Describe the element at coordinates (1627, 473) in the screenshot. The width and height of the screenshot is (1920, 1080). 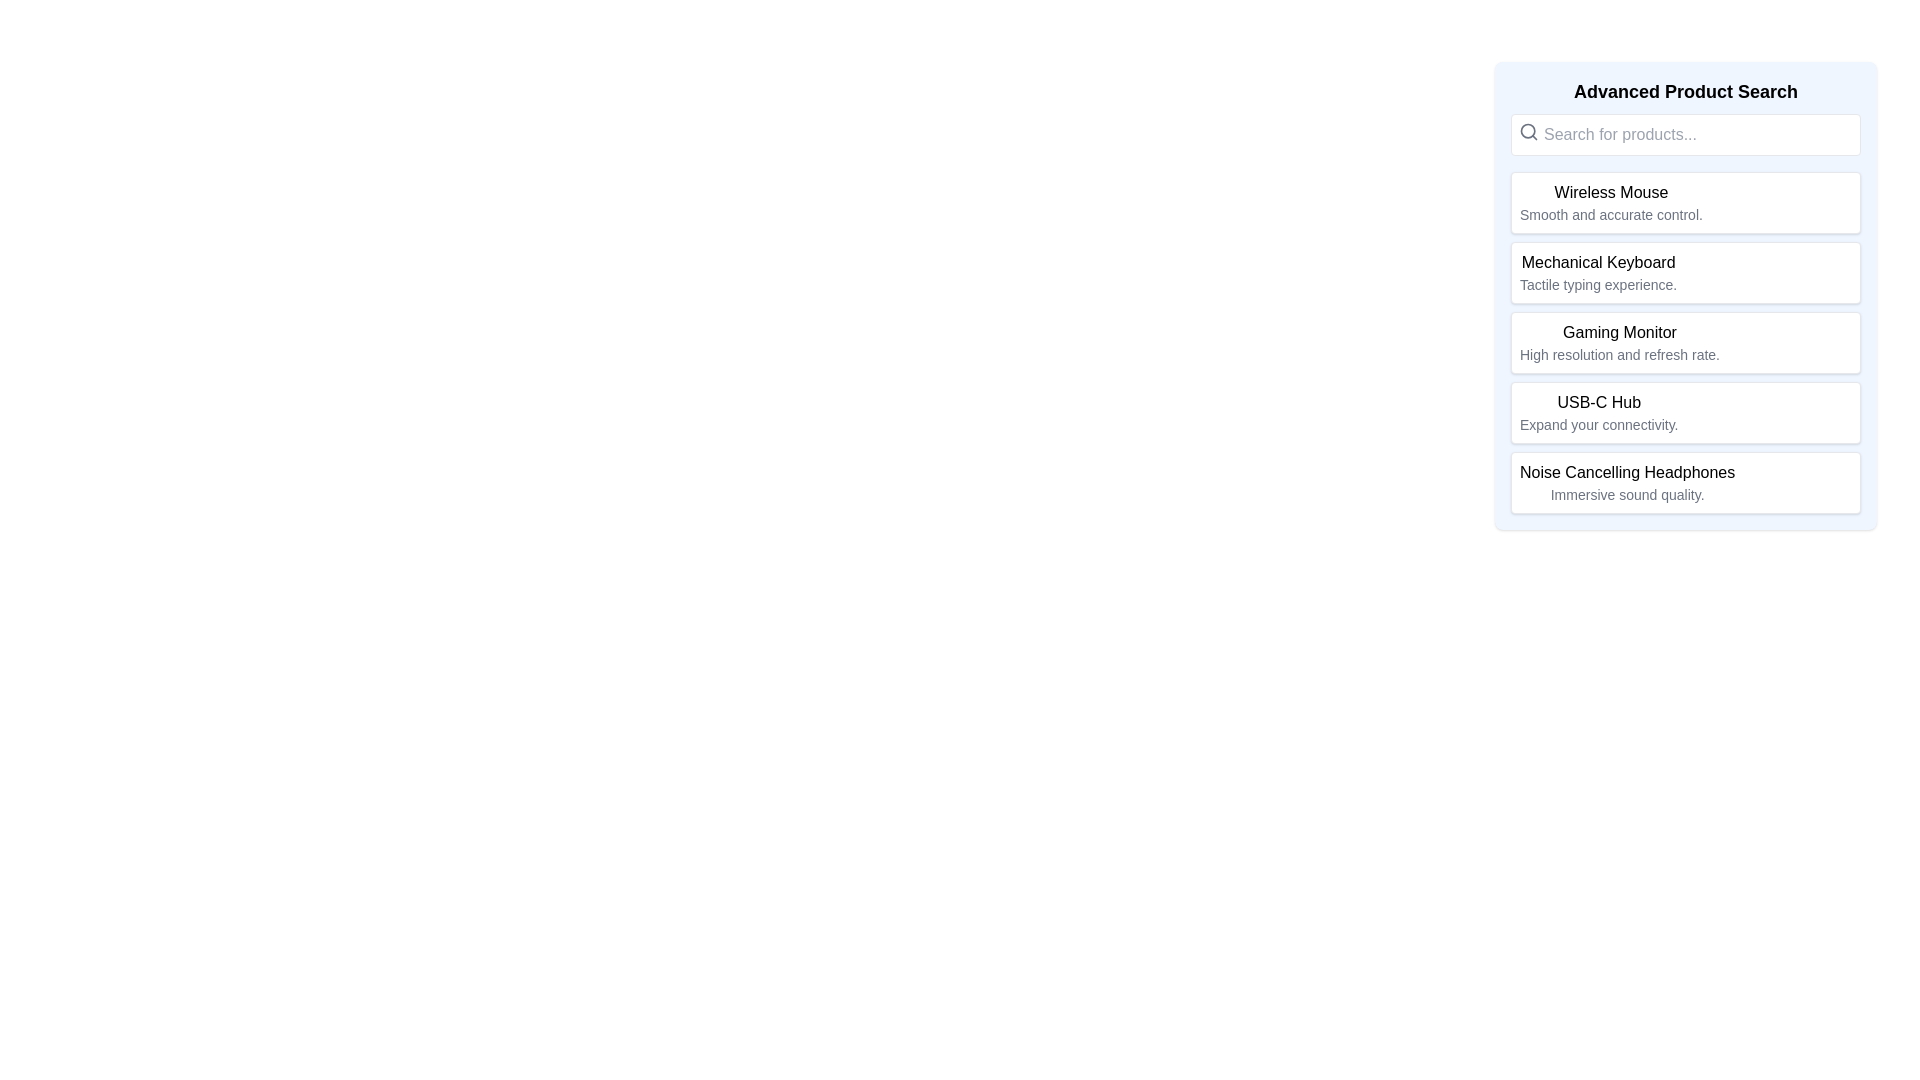
I see `text label 'Noise Cancelling Headphones' which is styled in a medium-weight font and acts as the heading for its associated content, positioned at the bottom of a vertically arranged list of product options` at that location.